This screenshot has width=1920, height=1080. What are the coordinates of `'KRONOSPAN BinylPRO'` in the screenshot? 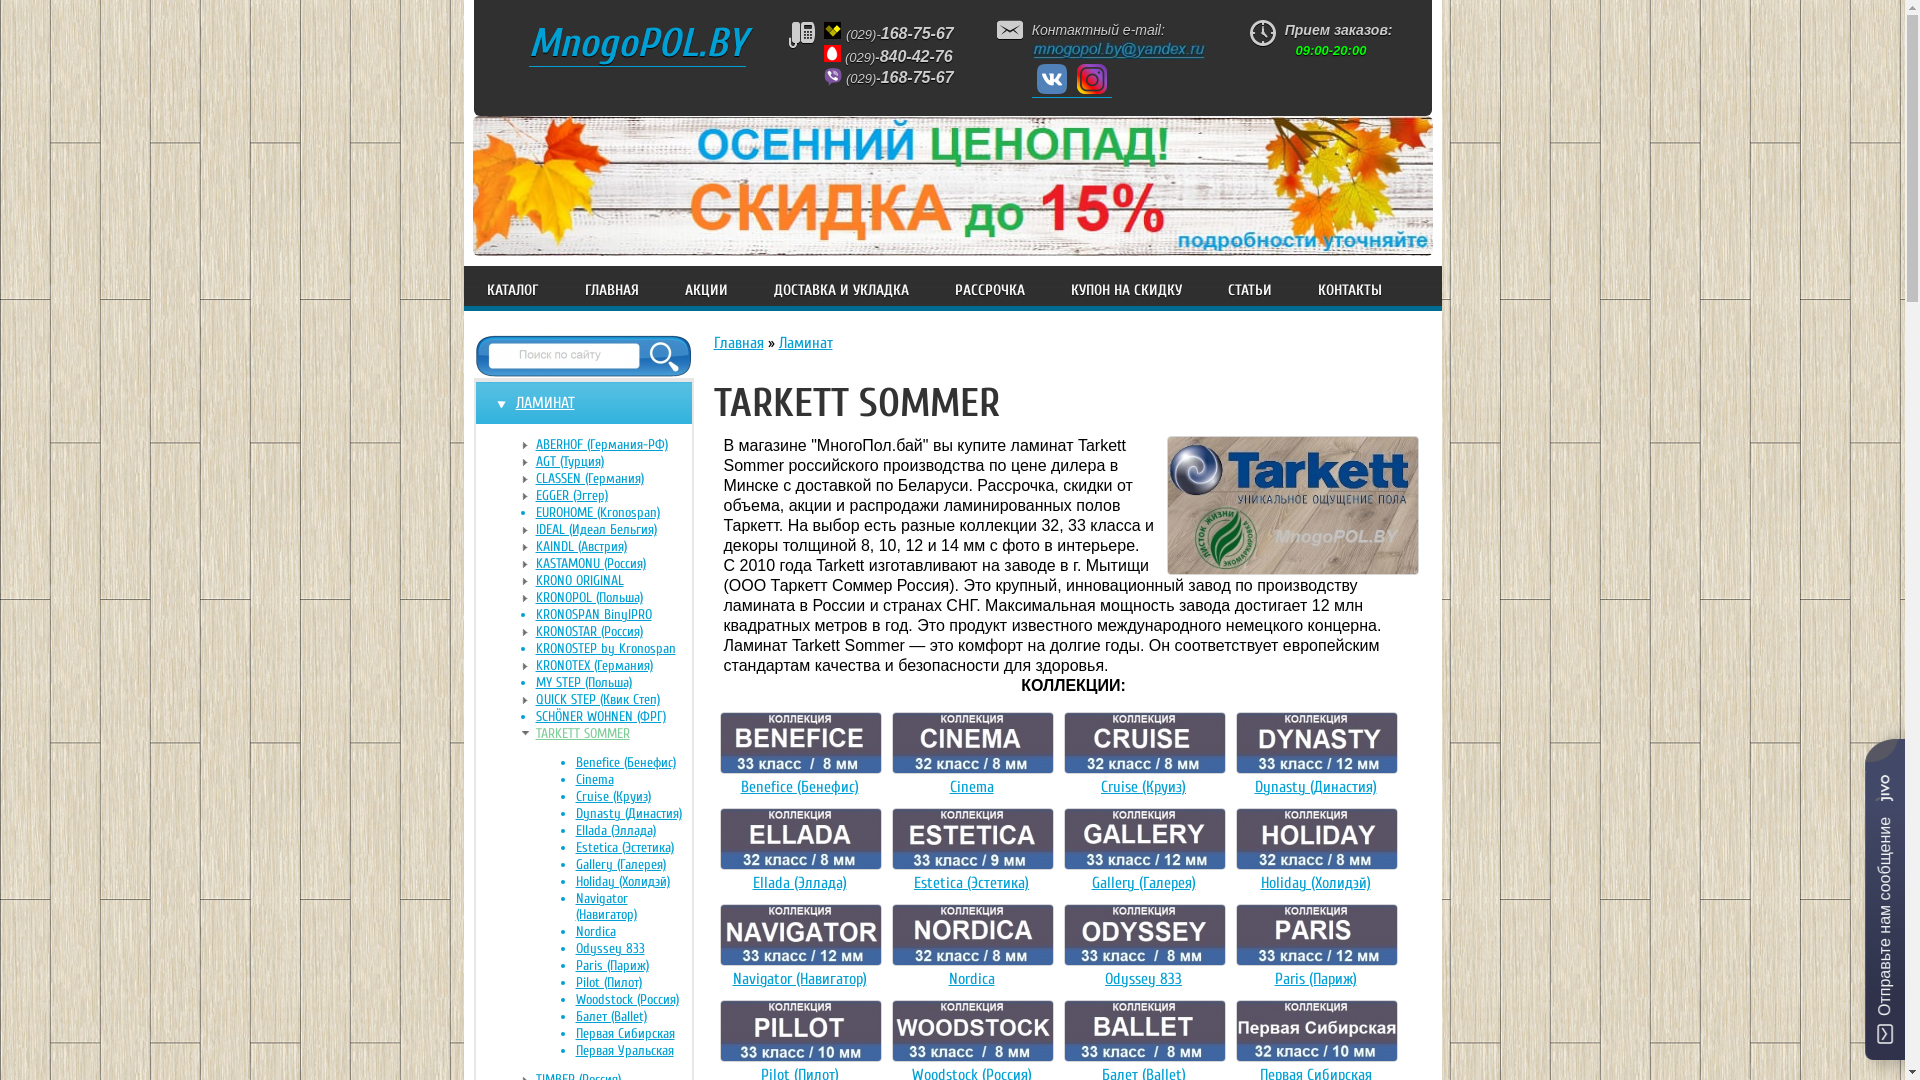 It's located at (613, 613).